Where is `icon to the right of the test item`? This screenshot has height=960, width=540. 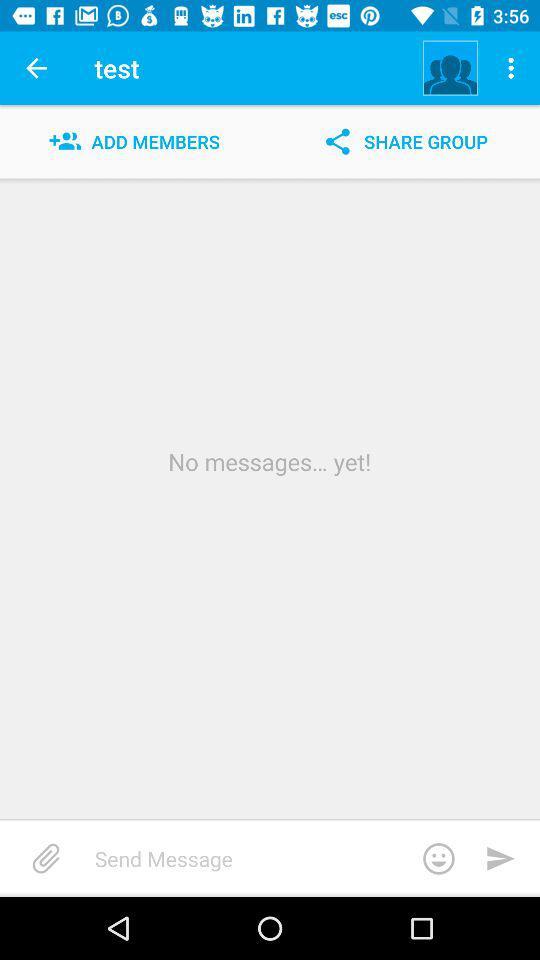 icon to the right of the test item is located at coordinates (450, 68).